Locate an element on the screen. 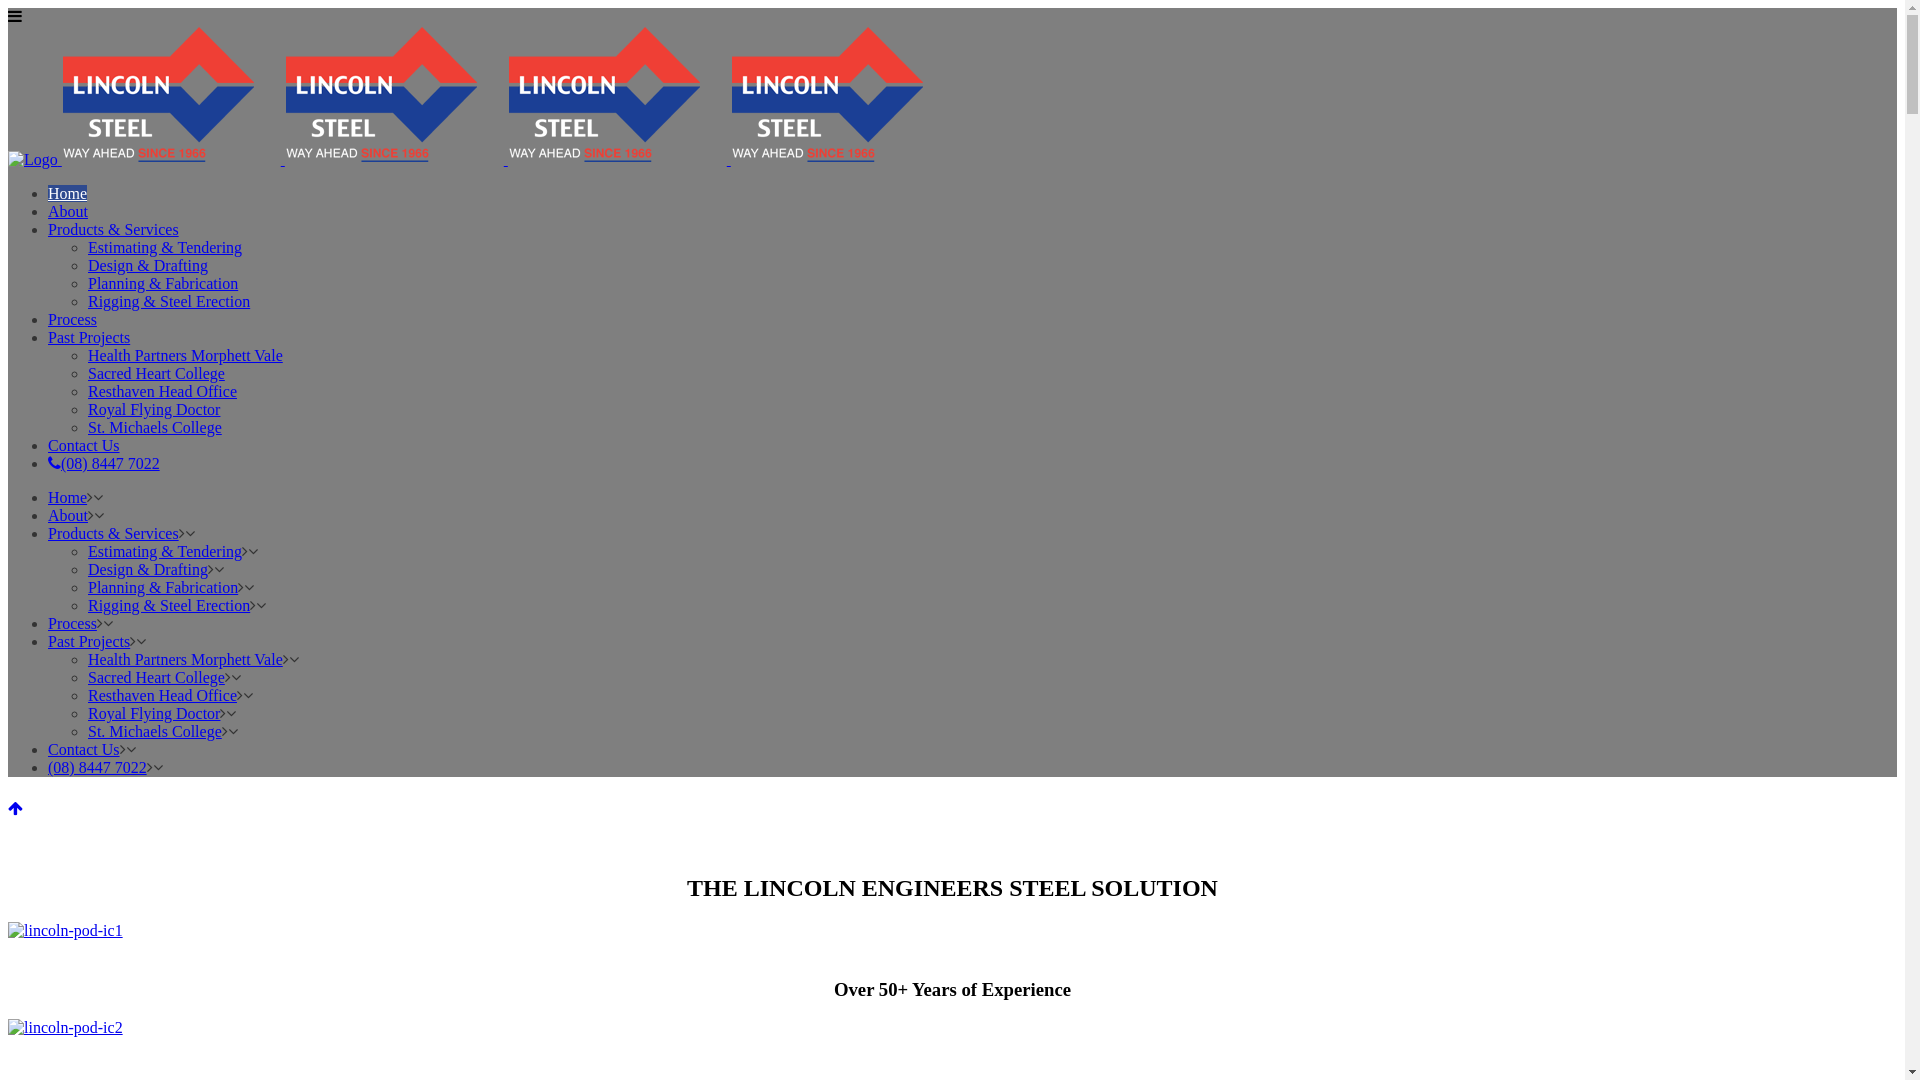 Image resolution: width=1920 pixels, height=1080 pixels. 'lincoln-pod-ic1' is located at coordinates (8, 930).